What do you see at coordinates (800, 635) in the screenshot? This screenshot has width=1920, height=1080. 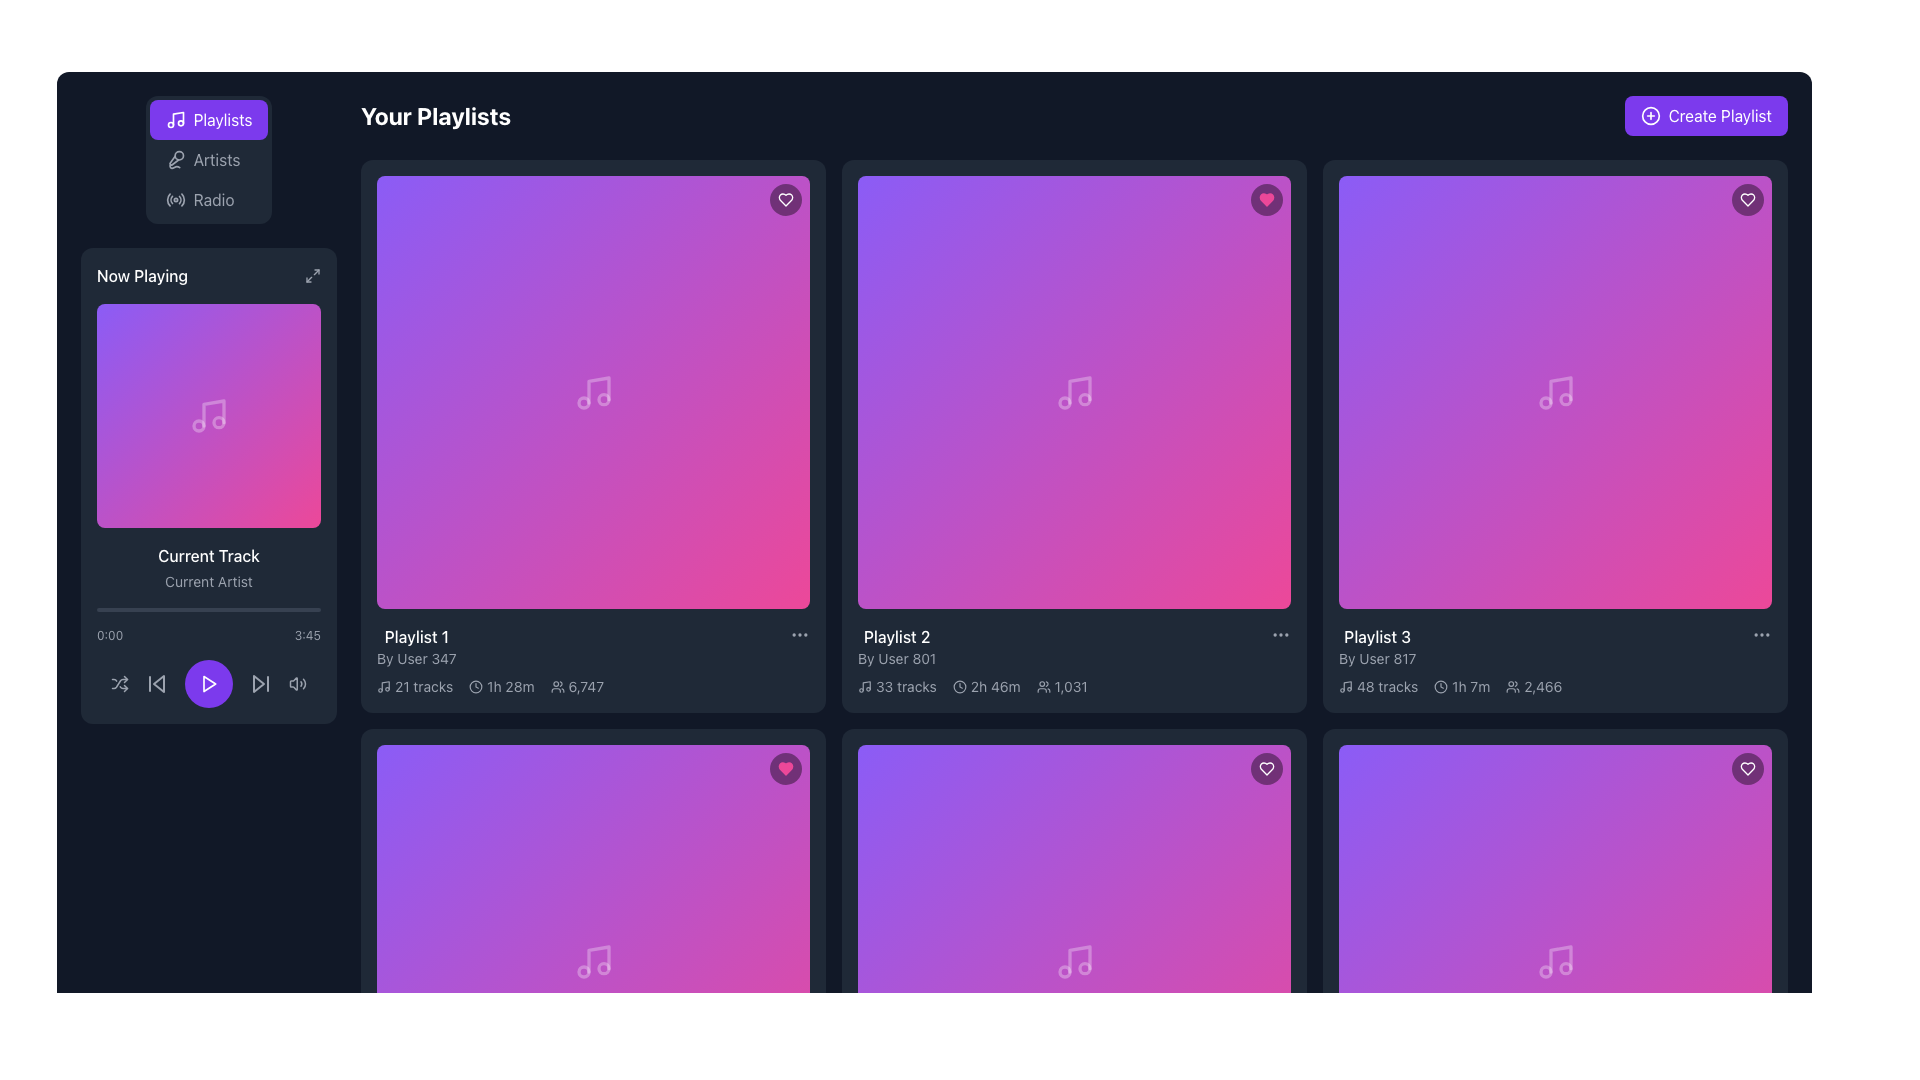 I see `the context menu button located at the top-right corner of the tile labeled 'Playlist 1'` at bounding box center [800, 635].